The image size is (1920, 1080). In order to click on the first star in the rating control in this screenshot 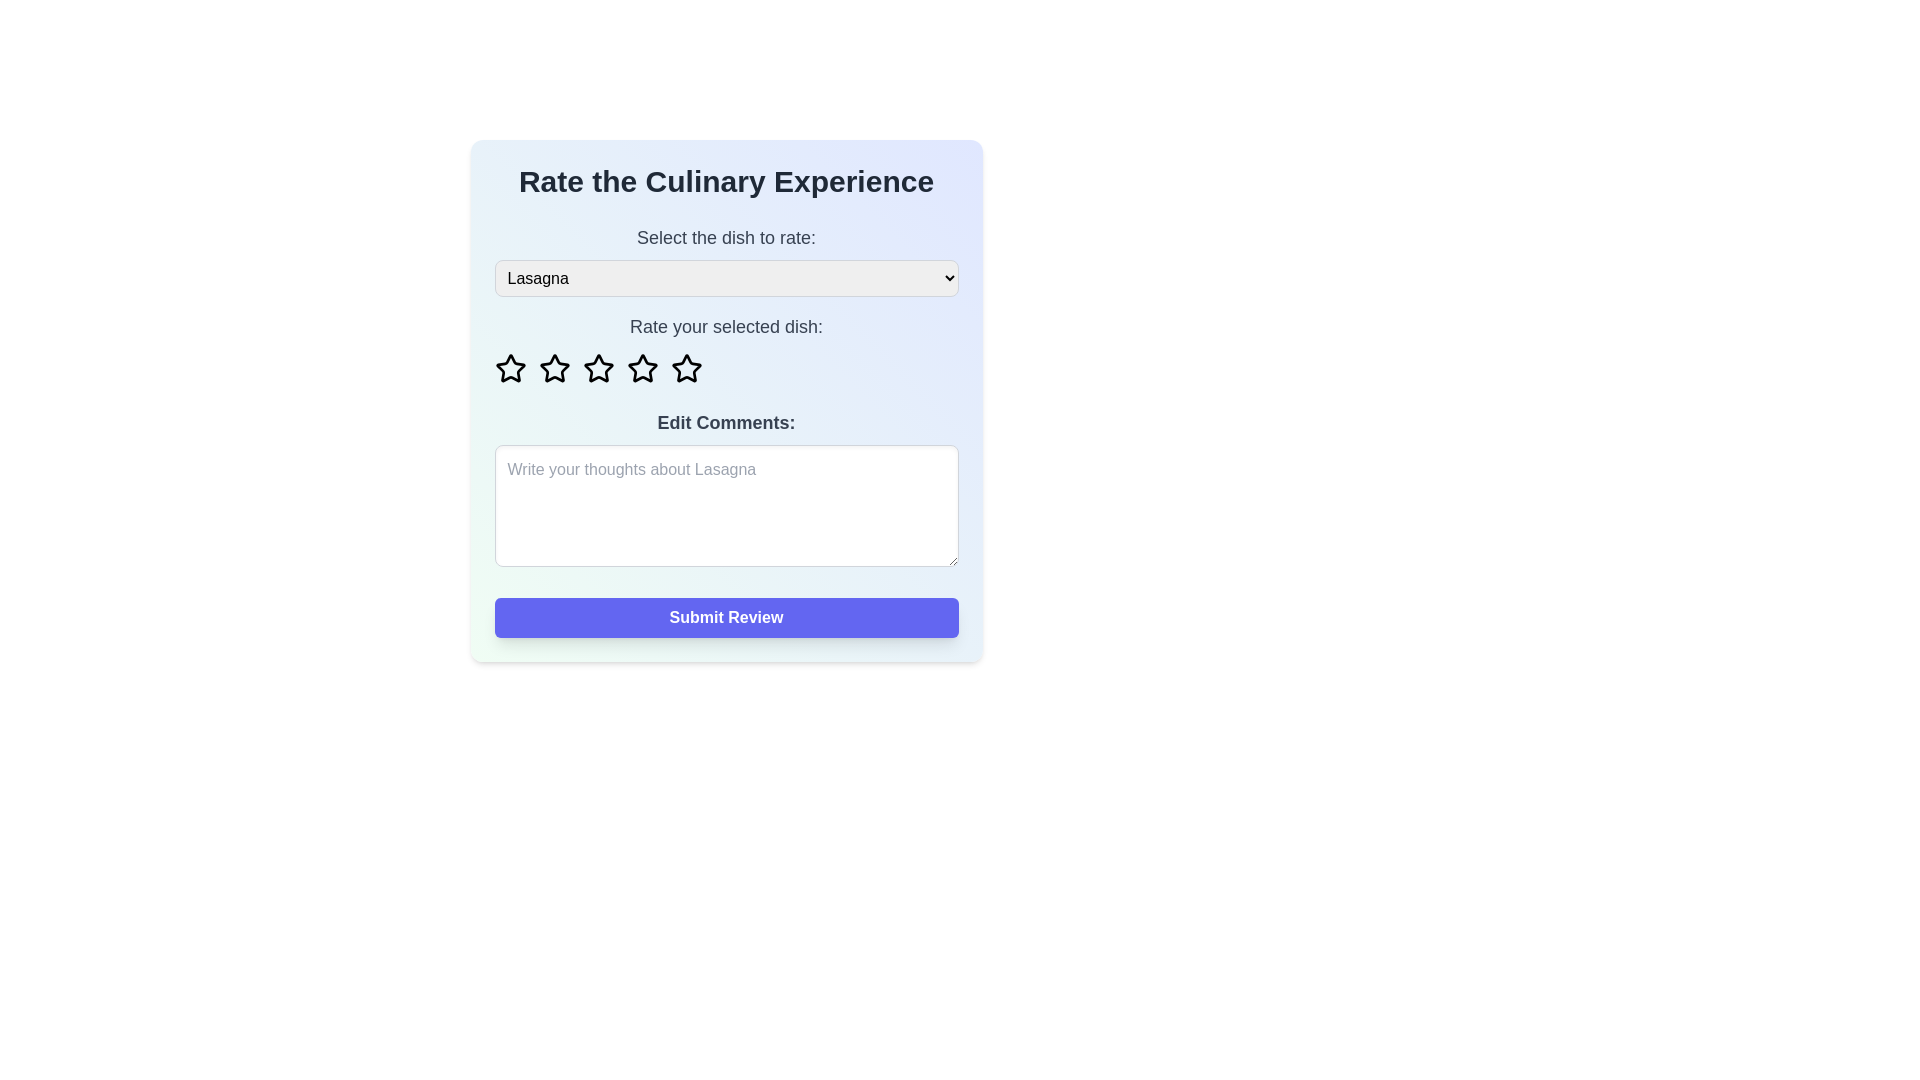, I will do `click(510, 368)`.